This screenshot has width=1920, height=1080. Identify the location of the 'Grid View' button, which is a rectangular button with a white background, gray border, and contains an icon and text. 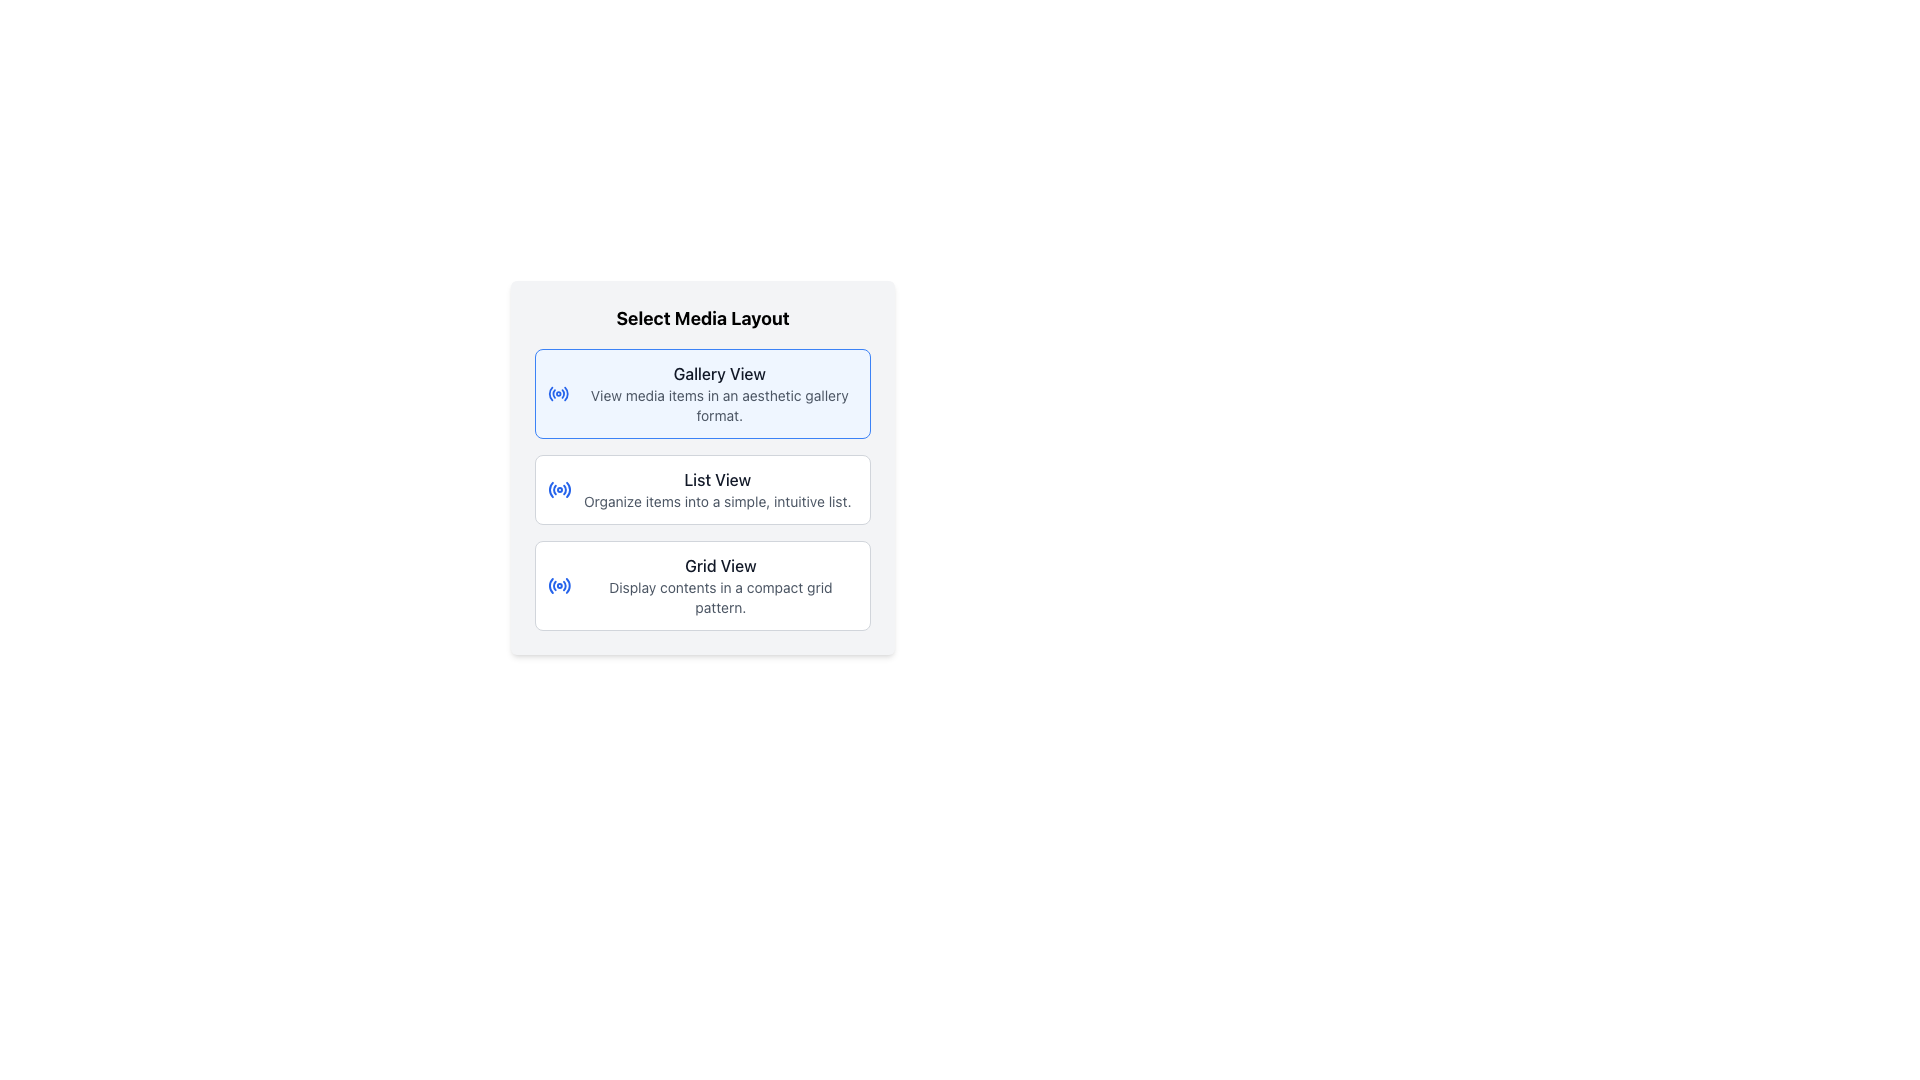
(702, 585).